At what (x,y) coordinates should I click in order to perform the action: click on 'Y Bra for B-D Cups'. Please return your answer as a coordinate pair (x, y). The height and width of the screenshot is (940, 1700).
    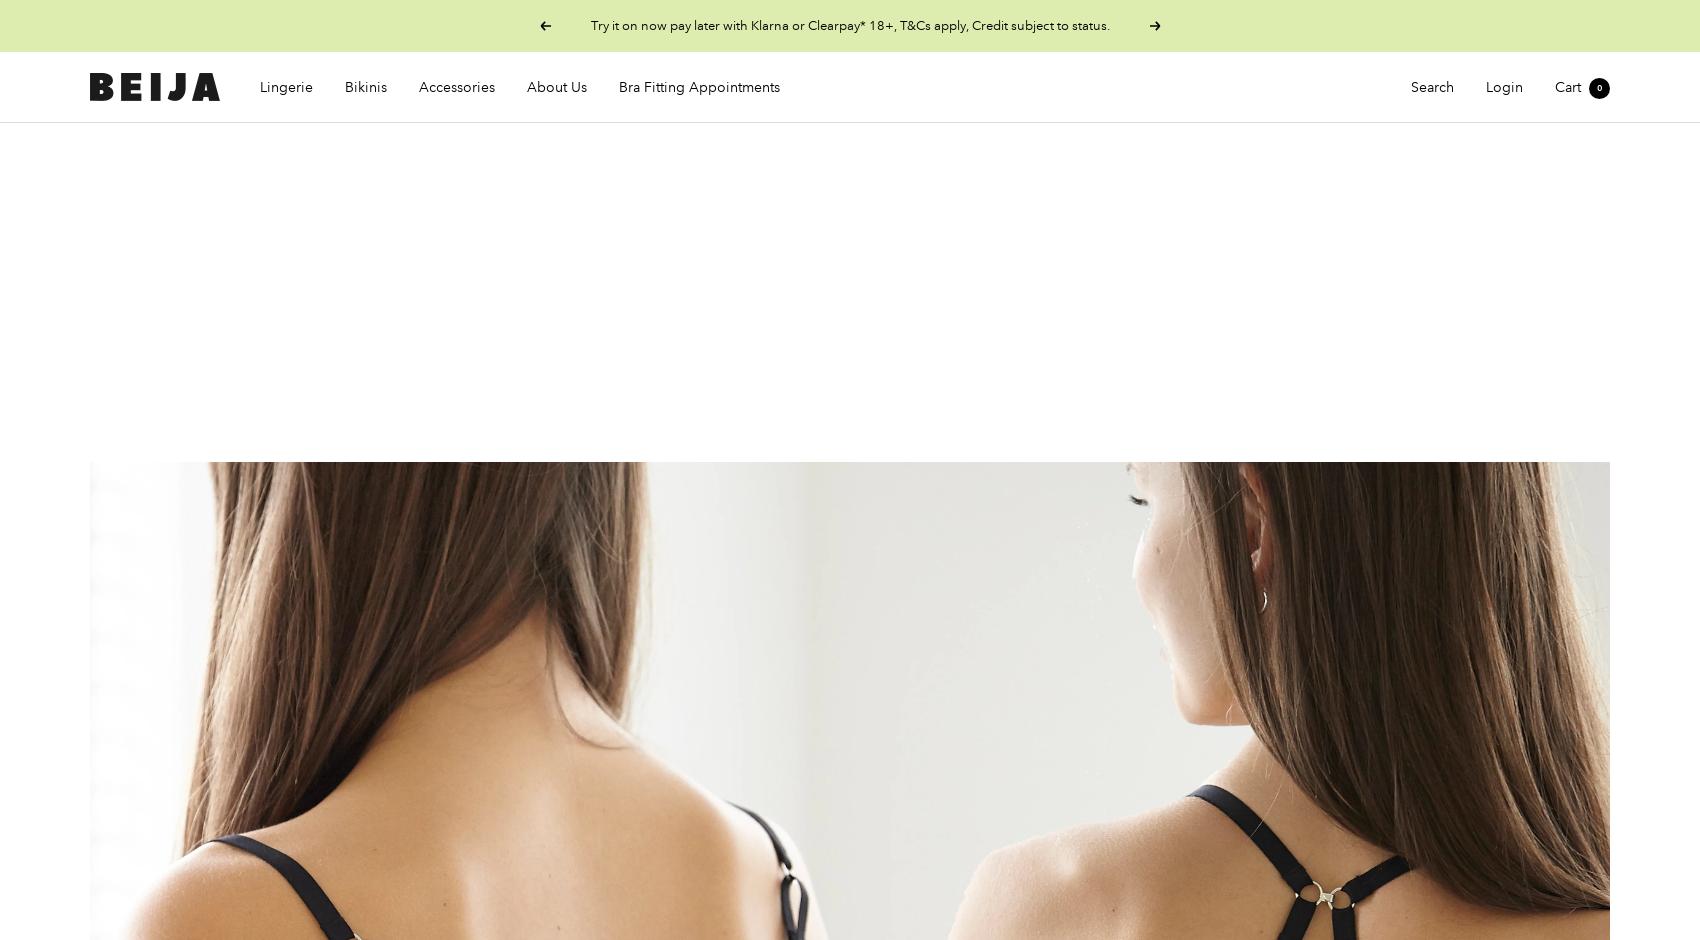
    Looking at the image, I should click on (343, 256).